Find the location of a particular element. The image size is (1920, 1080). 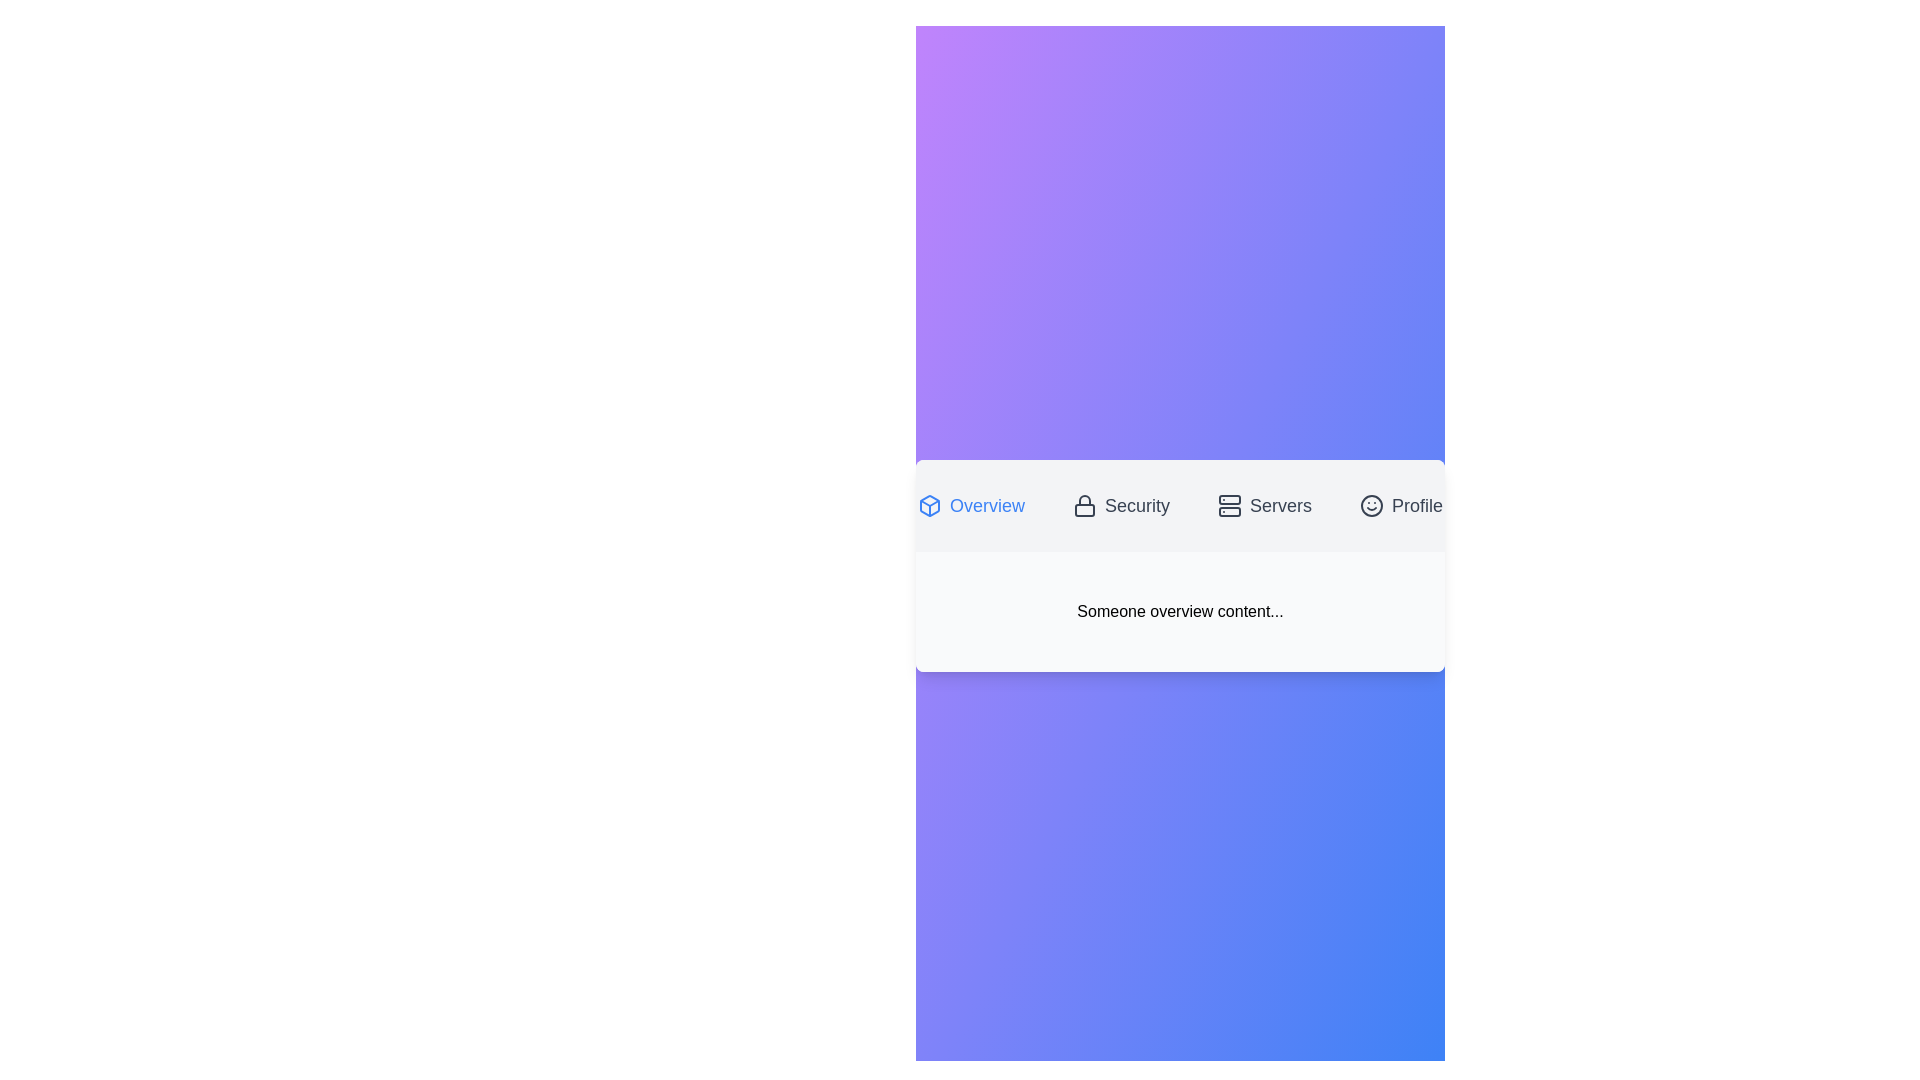

the circular vector graphic that forms the main boundary of the smiling face icon located in the top-right corner of the navigation bar is located at coordinates (1371, 504).